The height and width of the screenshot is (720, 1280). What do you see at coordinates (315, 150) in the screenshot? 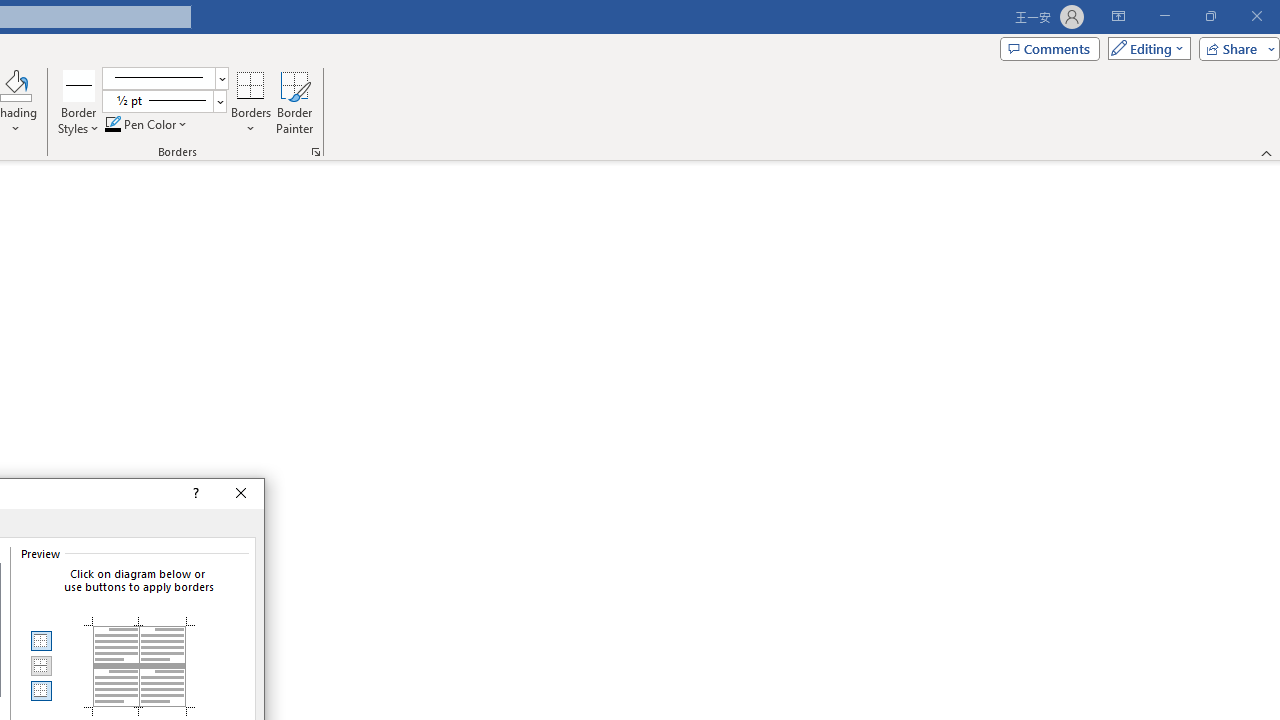
I see `'Borders and Shading...'` at bounding box center [315, 150].